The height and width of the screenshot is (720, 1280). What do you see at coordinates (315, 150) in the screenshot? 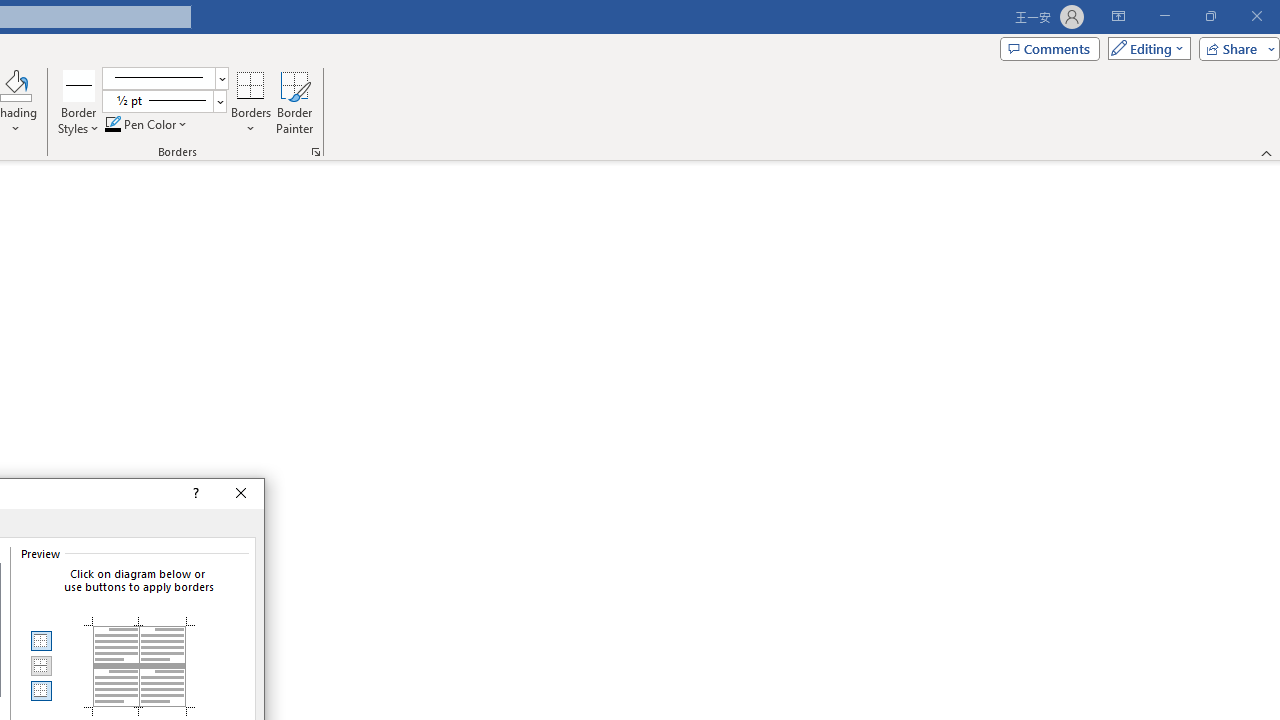
I see `'Borders and Shading...'` at bounding box center [315, 150].